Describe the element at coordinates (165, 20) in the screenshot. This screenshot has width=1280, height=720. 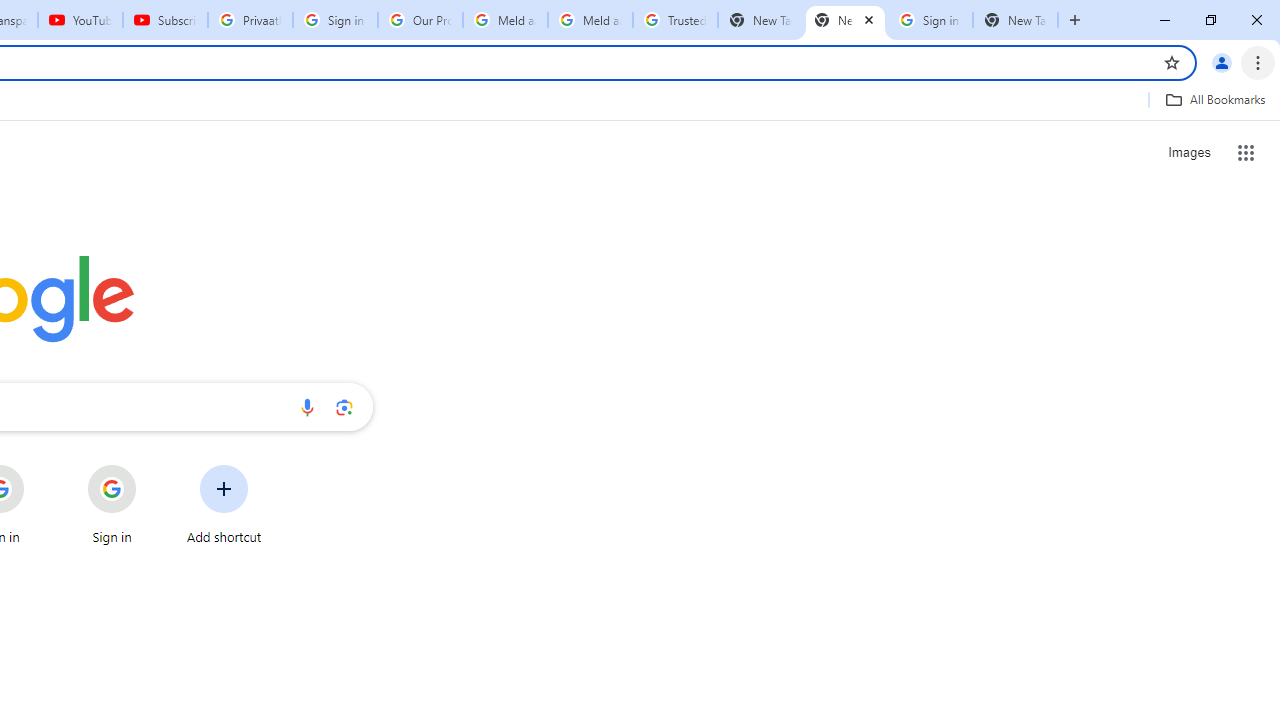
I see `'Subscriptions - YouTube'` at that location.